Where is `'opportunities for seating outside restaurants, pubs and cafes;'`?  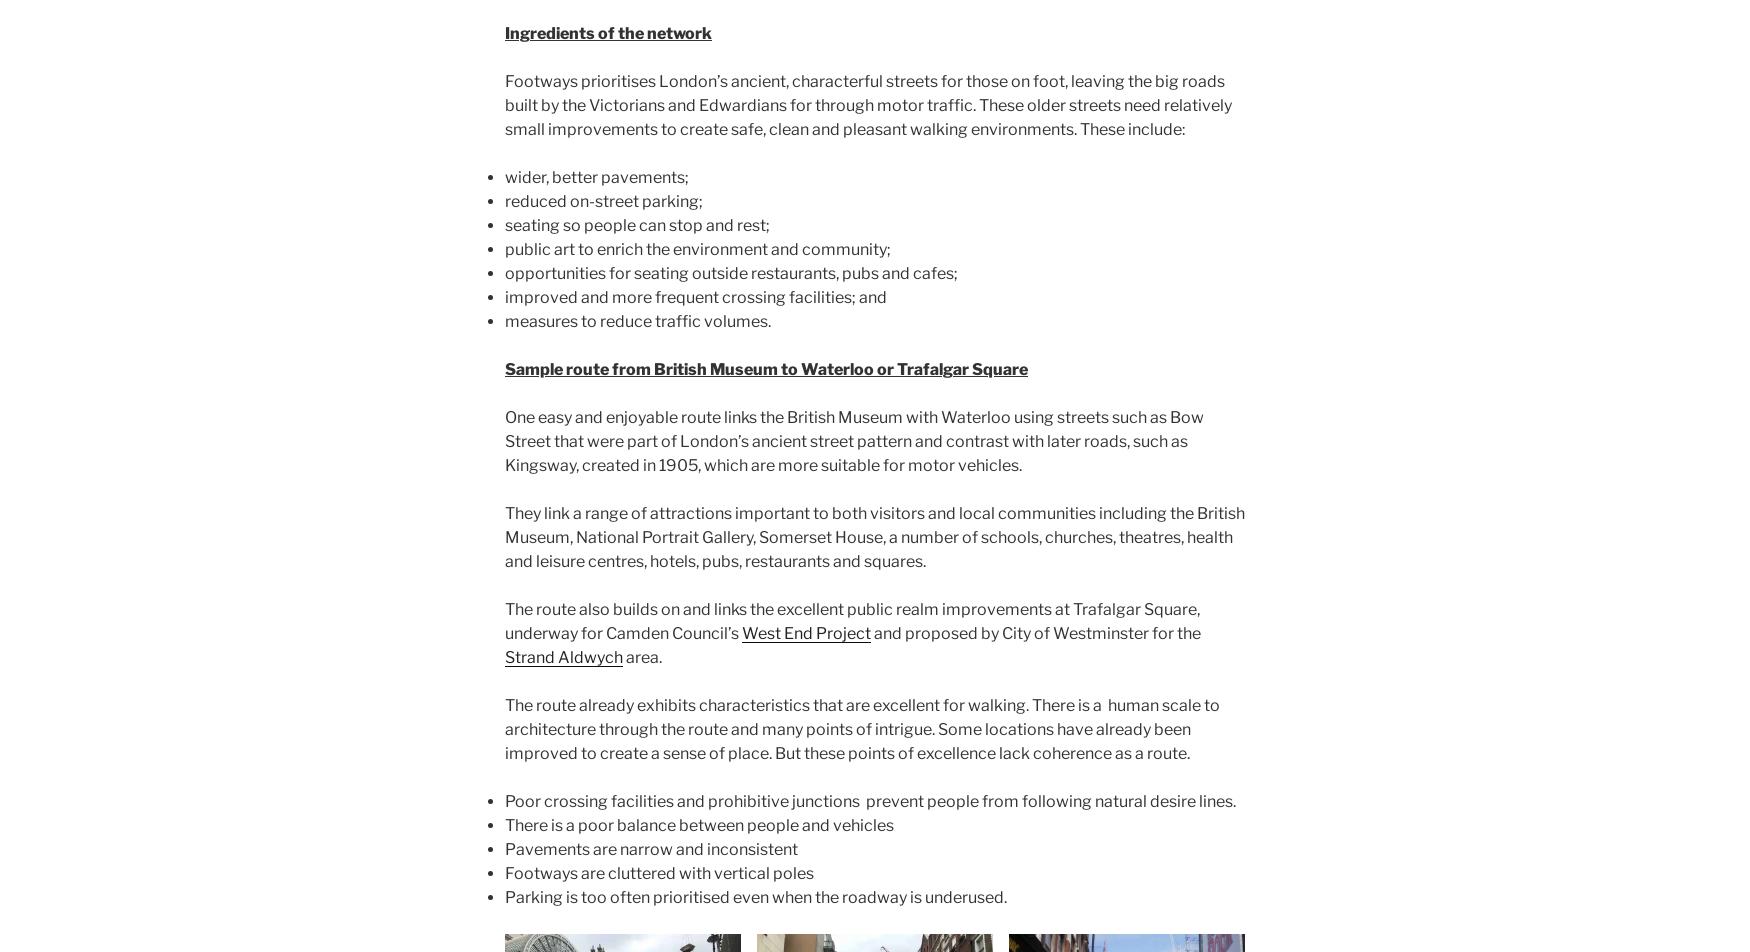
'opportunities for seating outside restaurants, pubs and cafes;' is located at coordinates (731, 273).